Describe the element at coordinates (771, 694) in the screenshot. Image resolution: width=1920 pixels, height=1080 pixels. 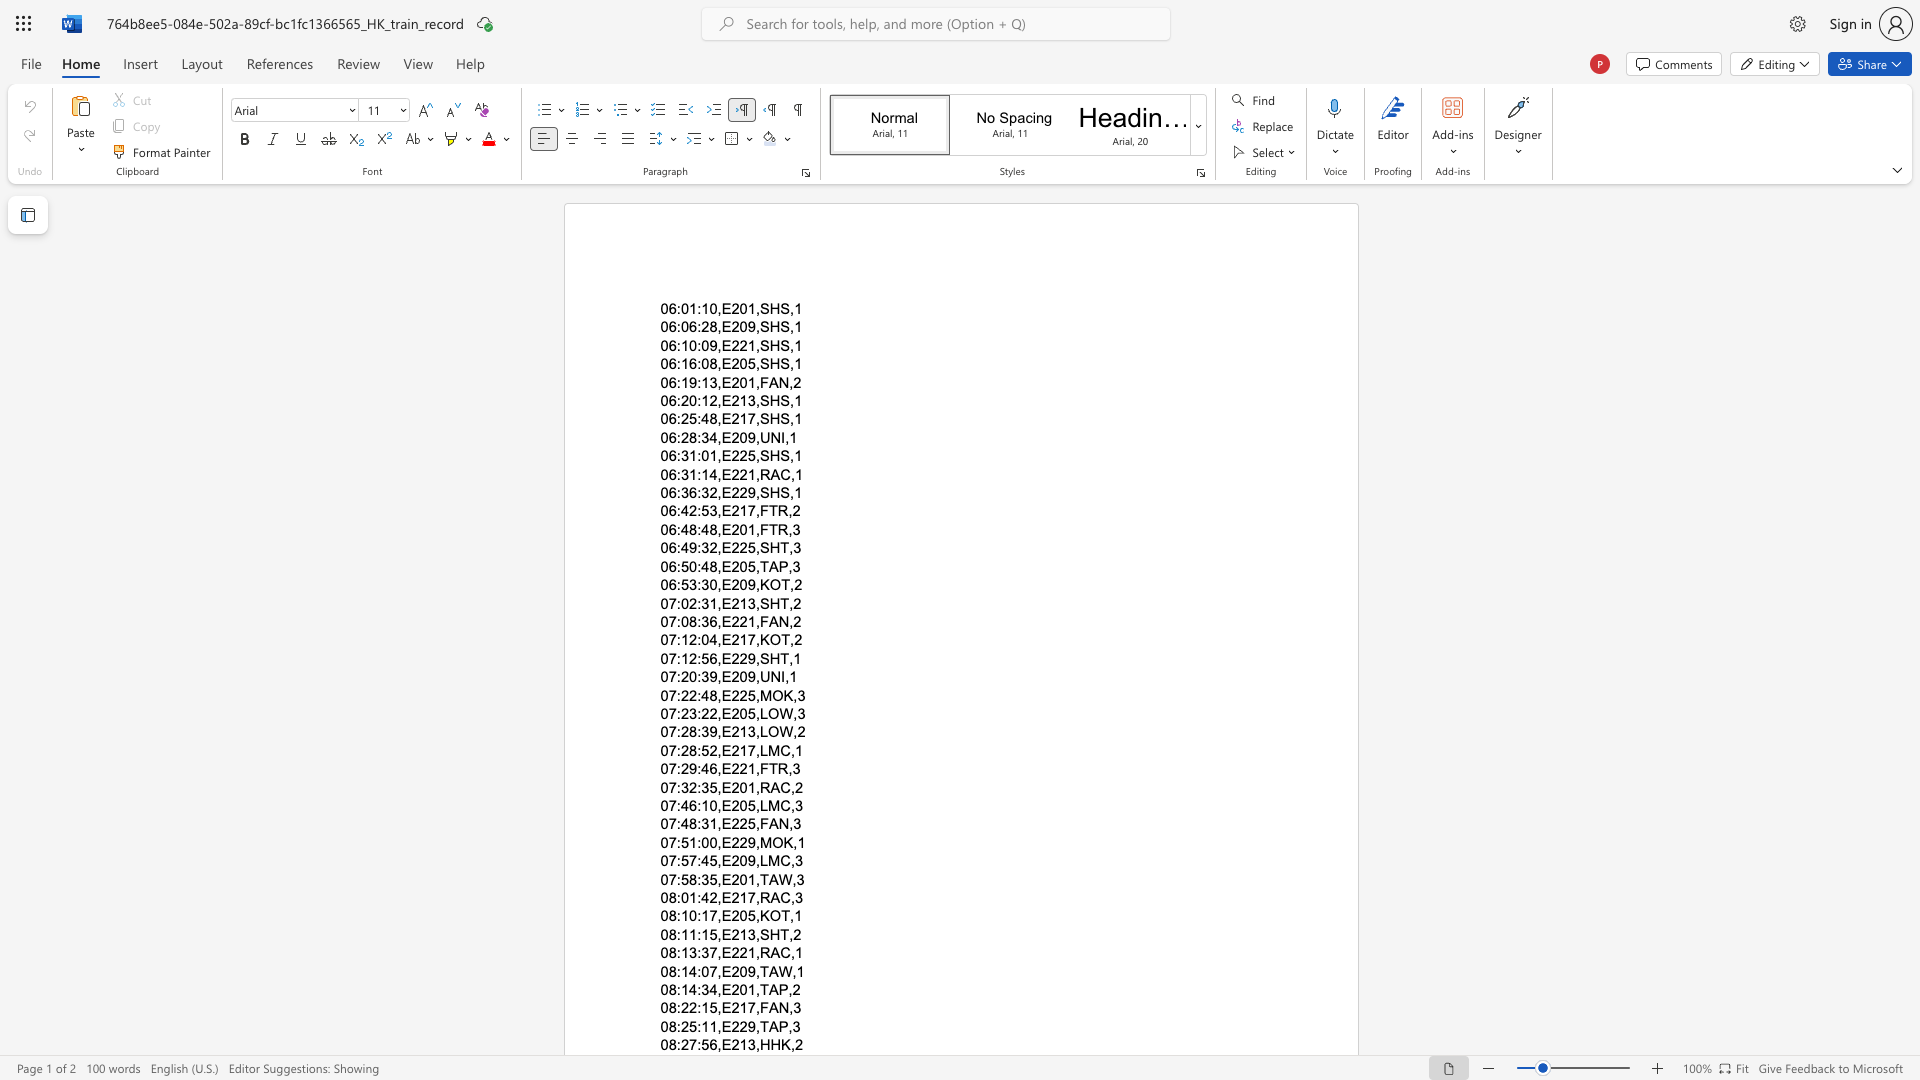
I see `the subset text "OK,3" within the text "07:22:48,E225,MOK,3"` at that location.